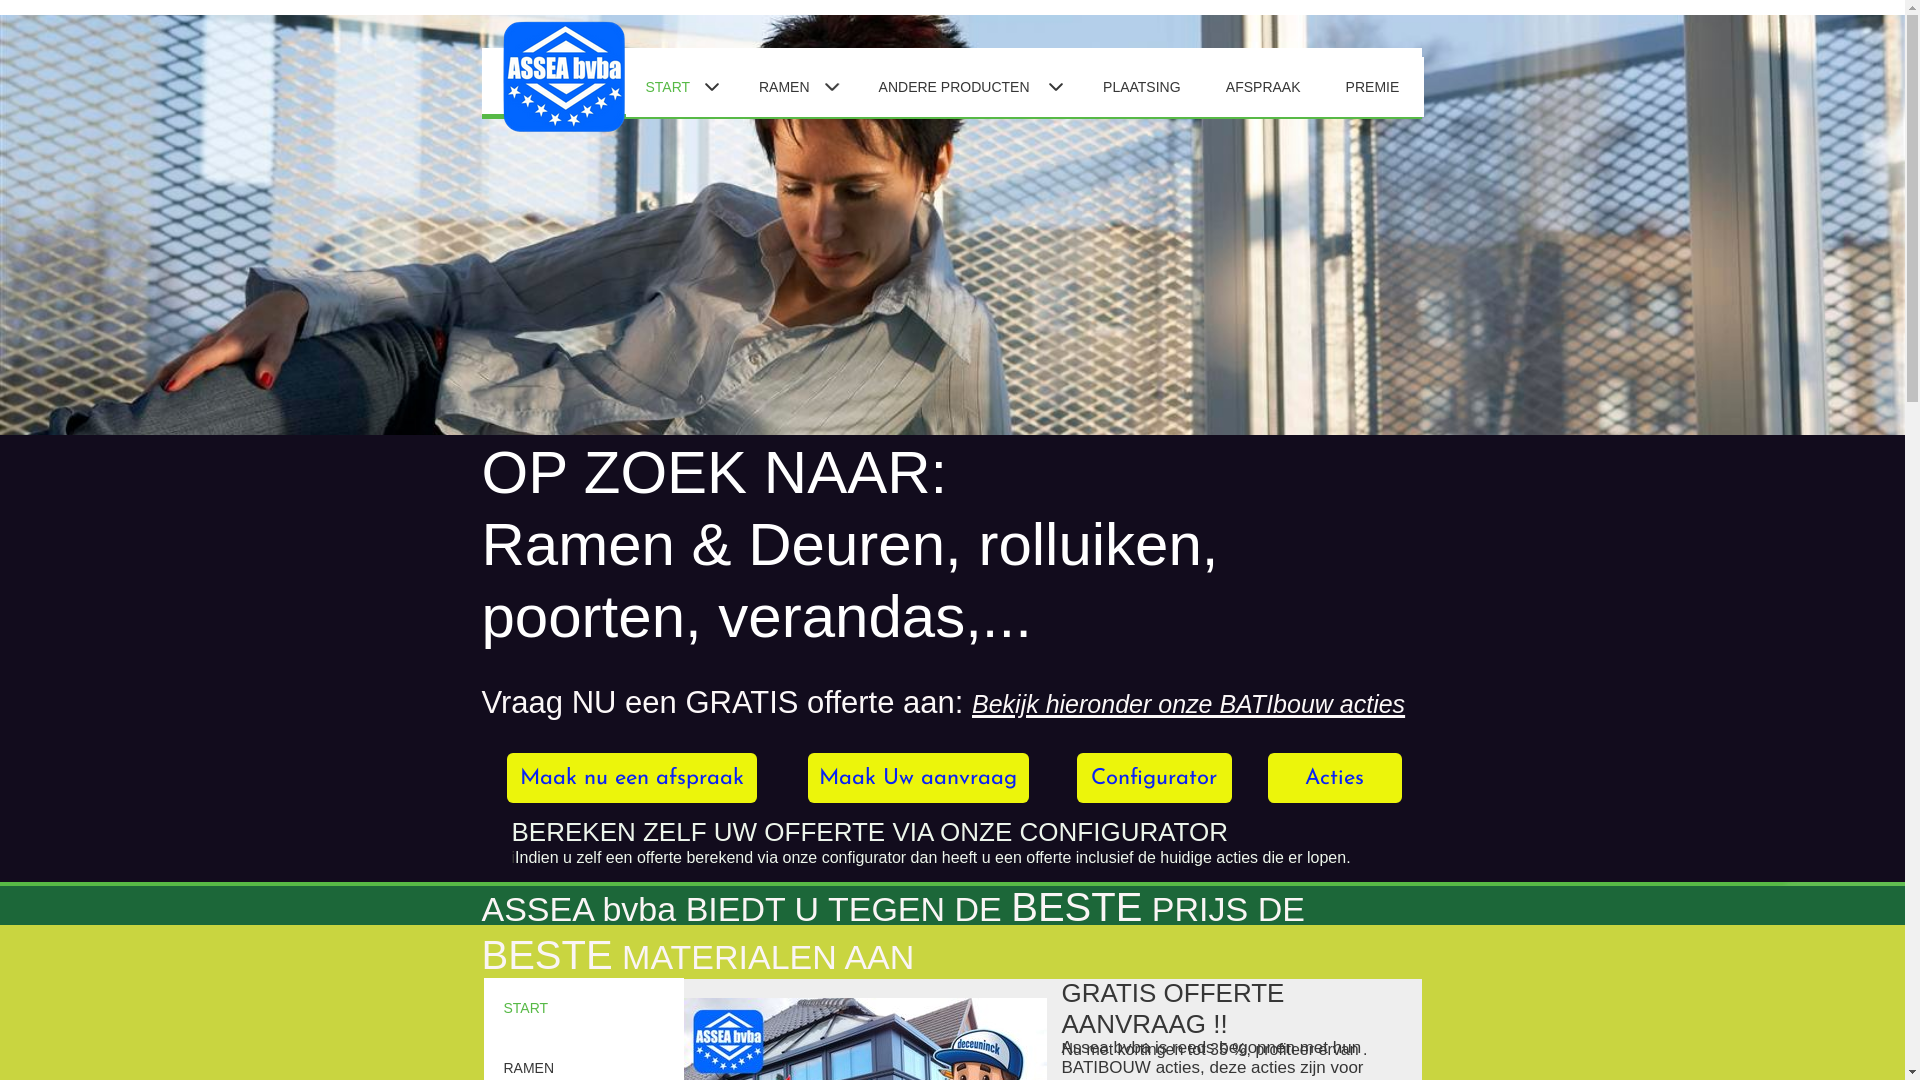  I want to click on 'AFSPRAAK', so click(1265, 84).